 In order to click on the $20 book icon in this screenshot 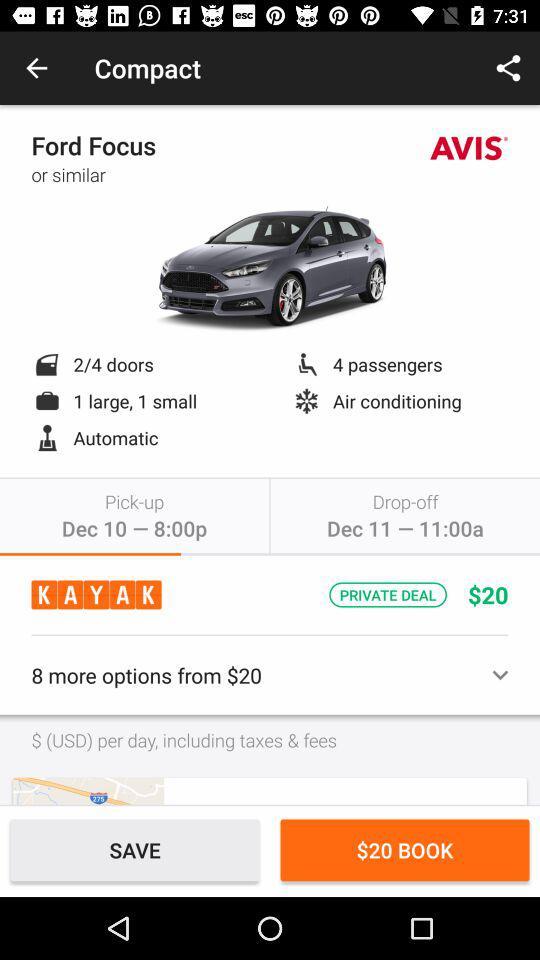, I will do `click(405, 849)`.